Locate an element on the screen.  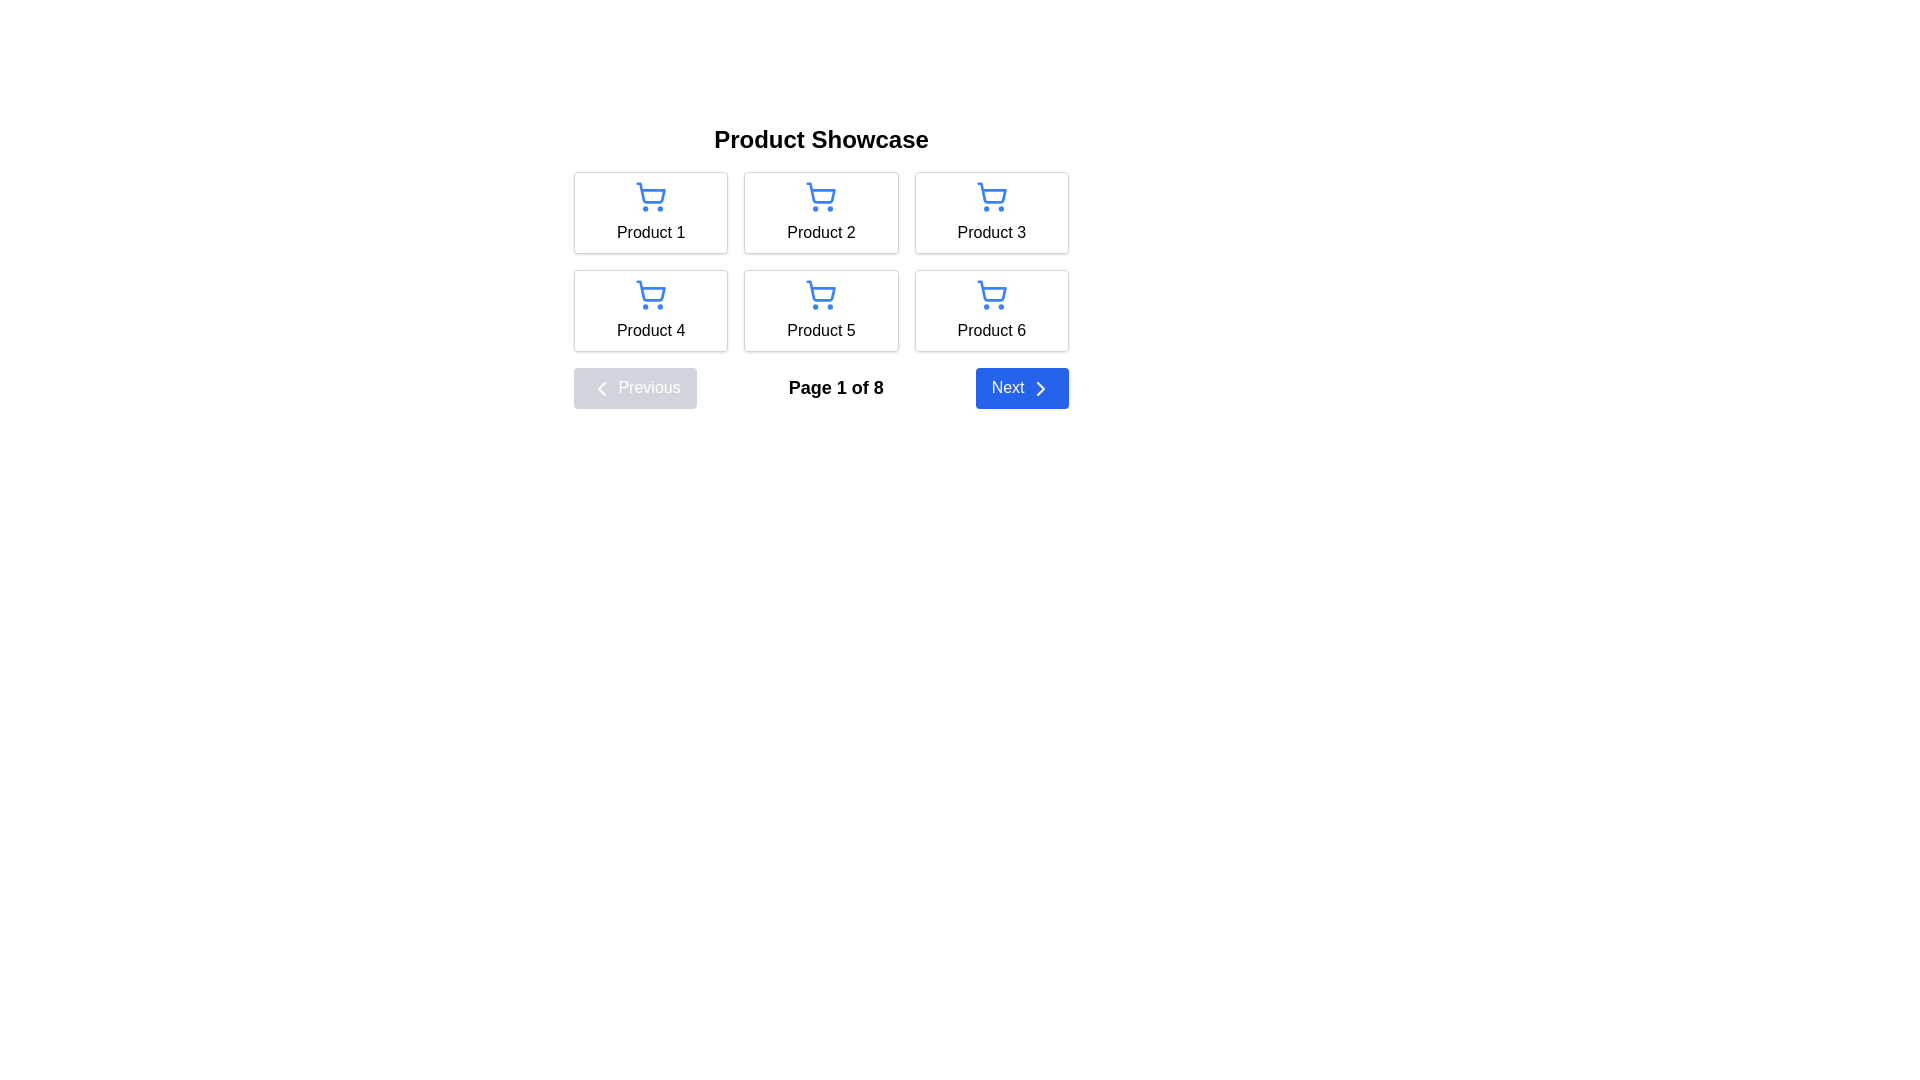
the style of the Right Chevron SVG icon located inside the 'Next' button at the bottom center of the layout, indicating forward navigation is located at coordinates (1040, 388).